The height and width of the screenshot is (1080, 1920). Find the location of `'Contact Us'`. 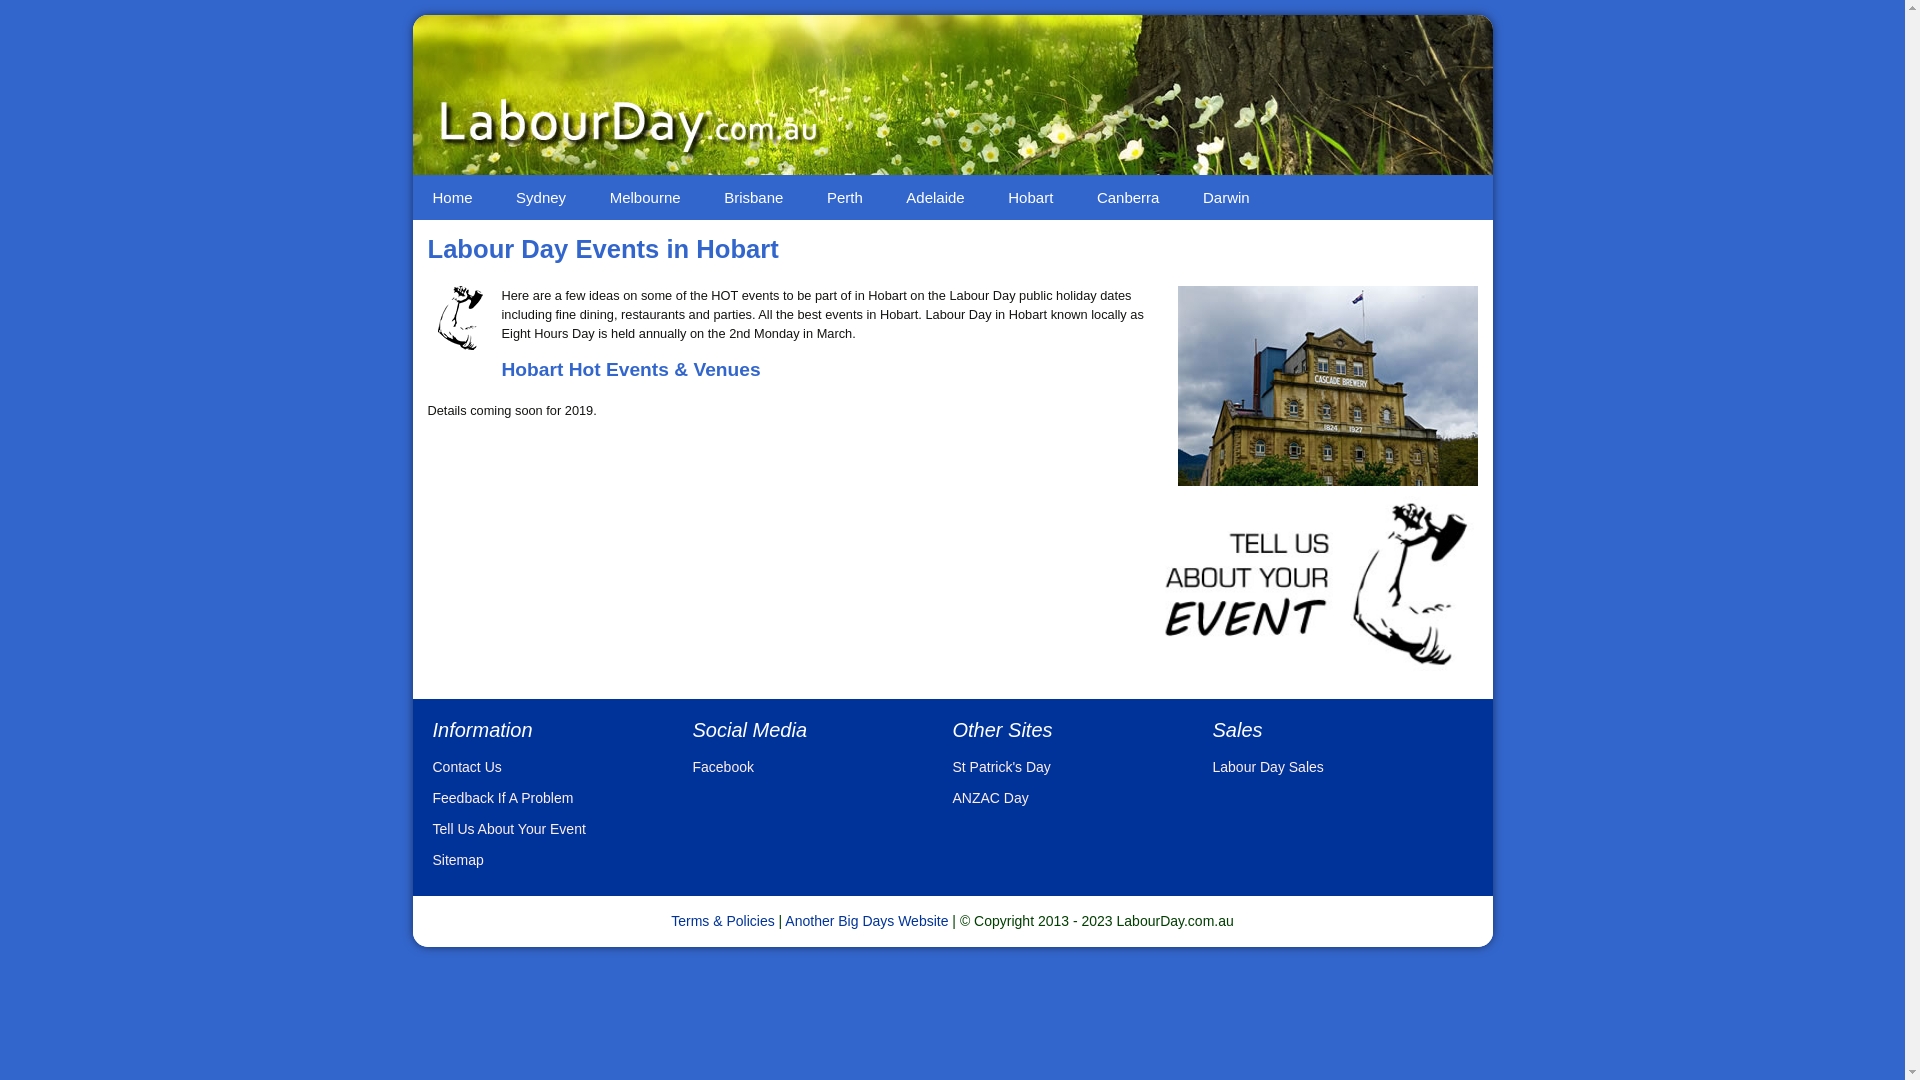

'Contact Us' is located at coordinates (465, 766).